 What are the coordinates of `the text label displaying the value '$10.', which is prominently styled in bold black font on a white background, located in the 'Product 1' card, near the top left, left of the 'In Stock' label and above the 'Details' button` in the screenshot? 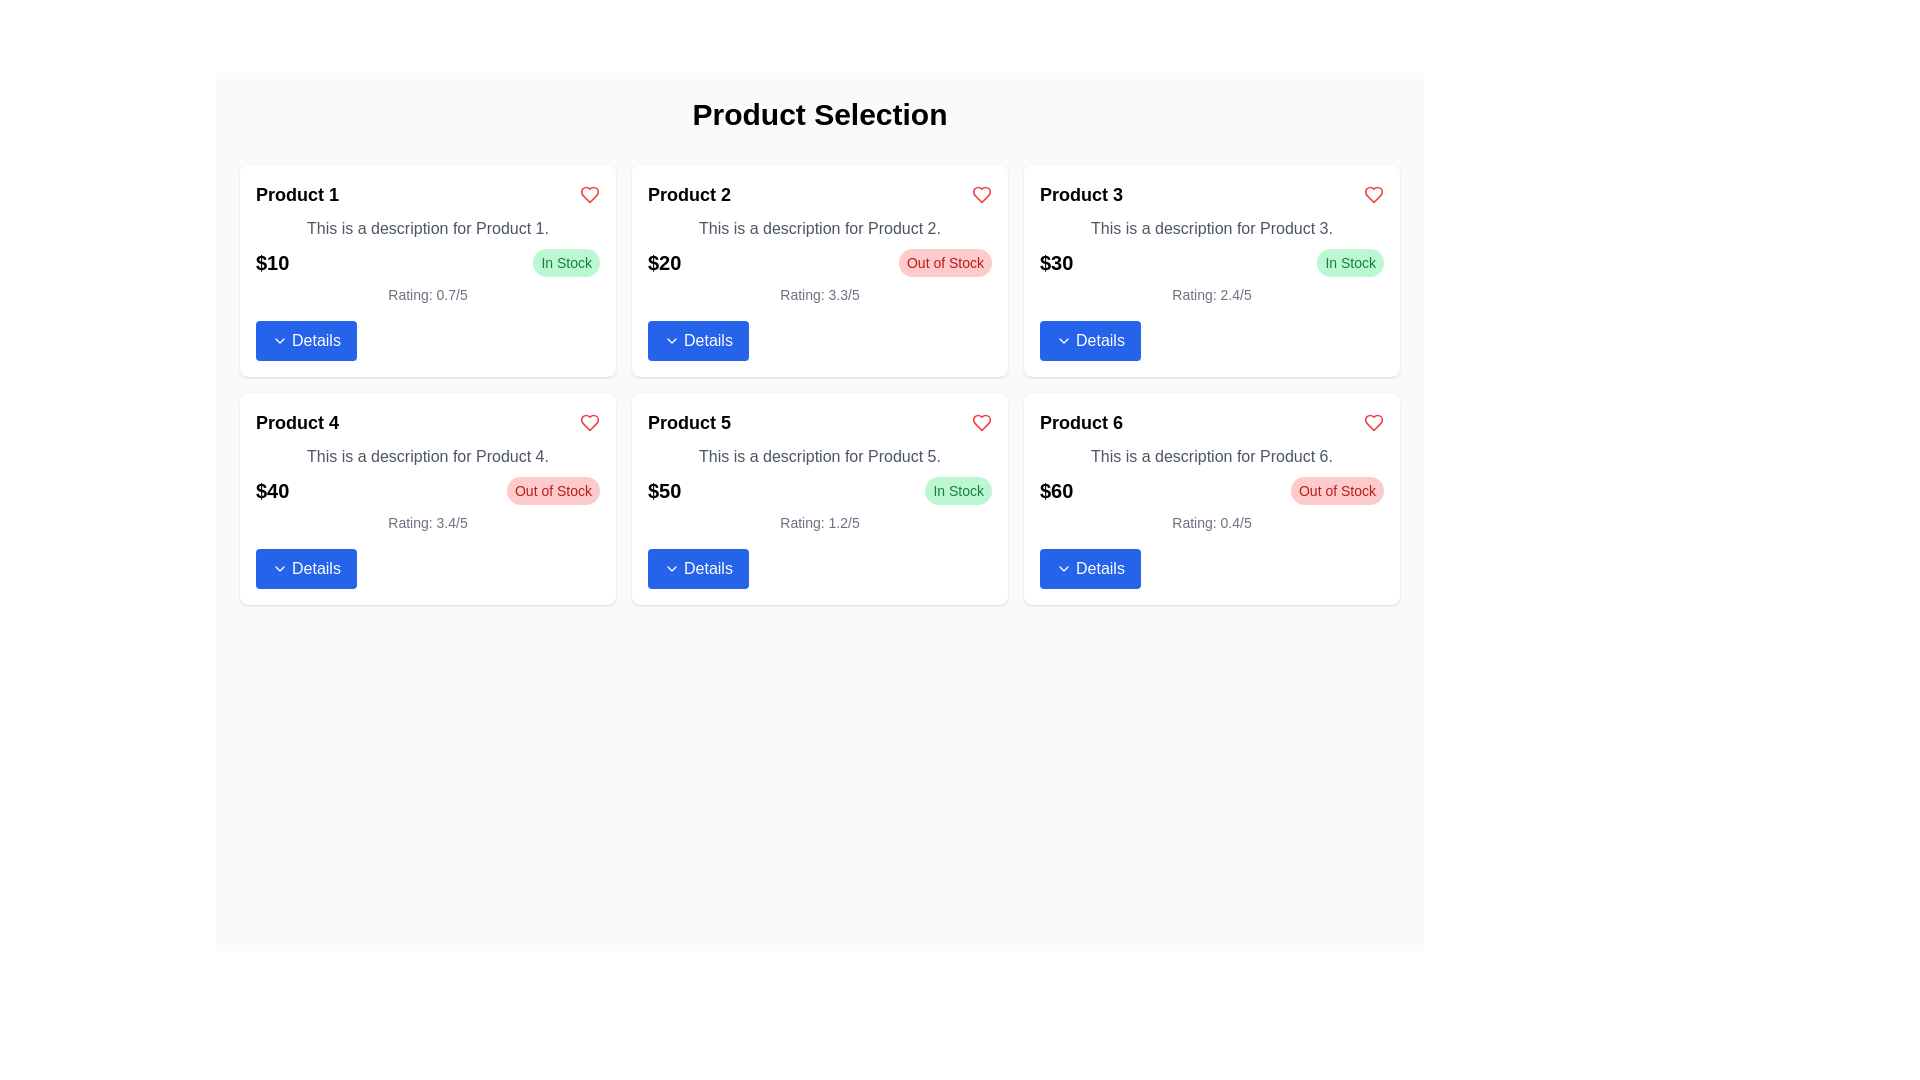 It's located at (271, 261).